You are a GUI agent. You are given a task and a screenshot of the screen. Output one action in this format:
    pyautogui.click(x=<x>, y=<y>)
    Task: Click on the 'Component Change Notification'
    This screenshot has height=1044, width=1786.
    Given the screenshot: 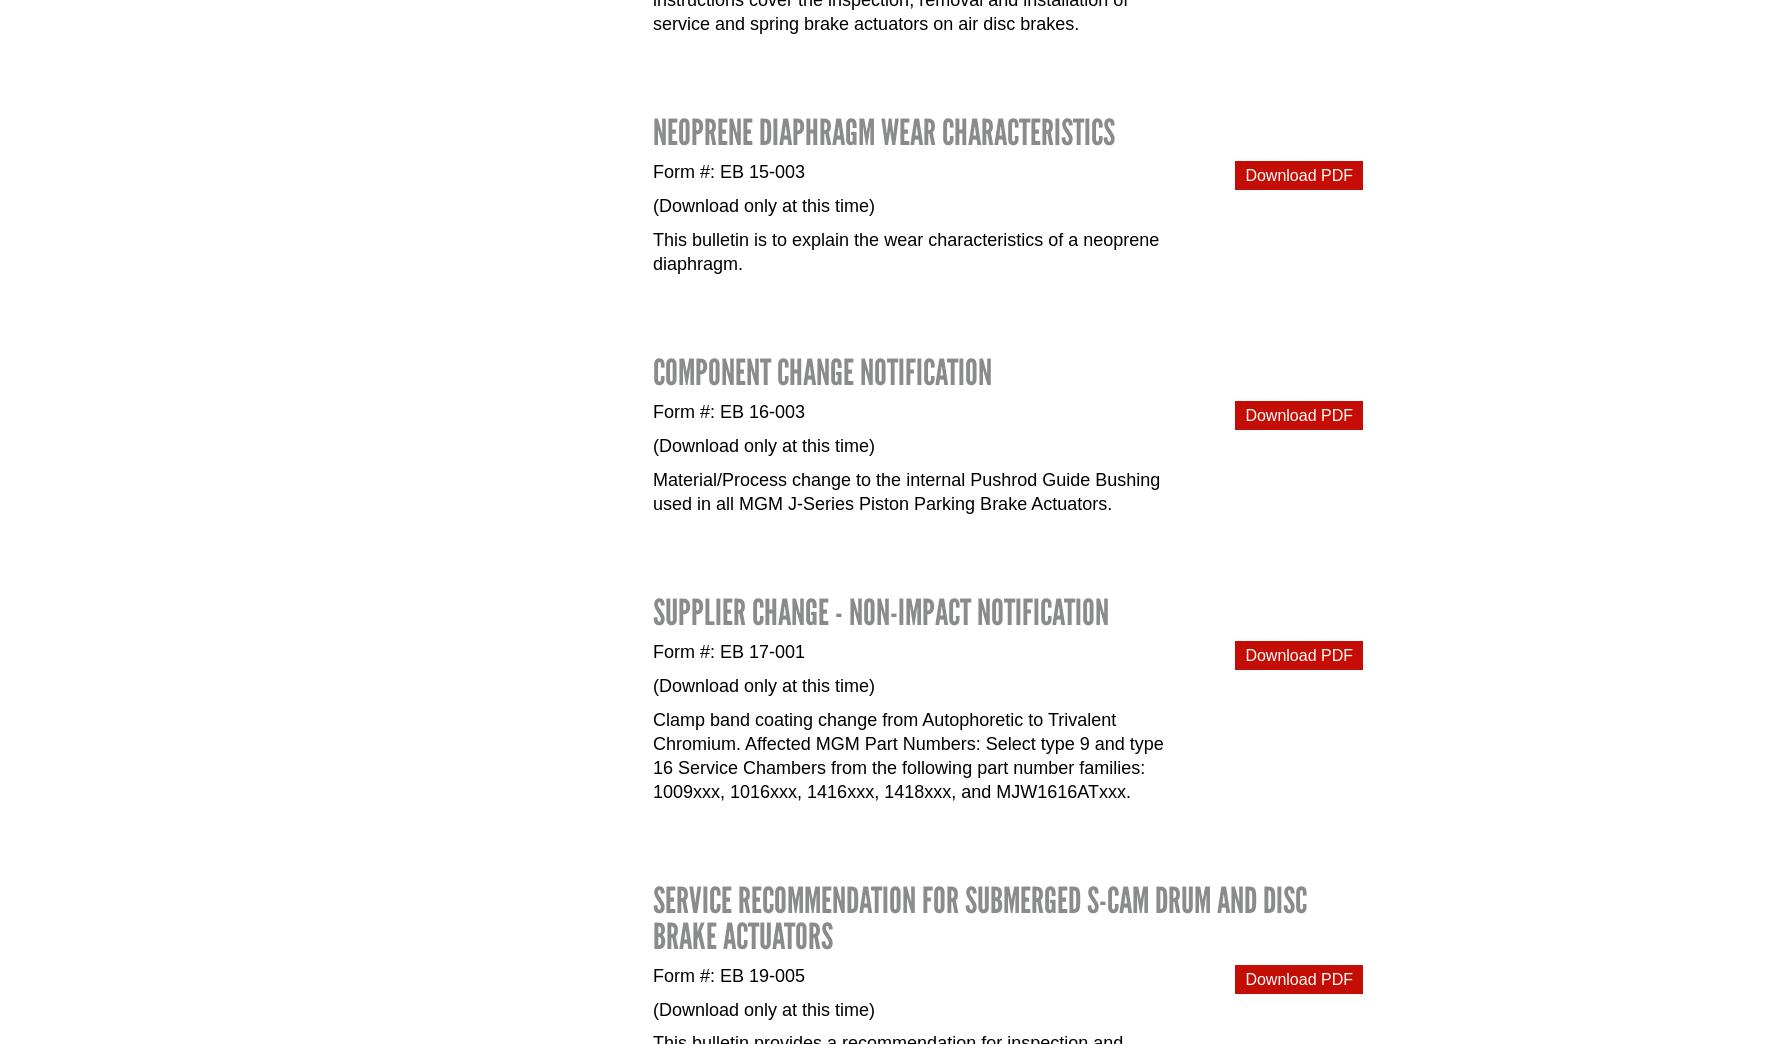 What is the action you would take?
    pyautogui.click(x=821, y=371)
    